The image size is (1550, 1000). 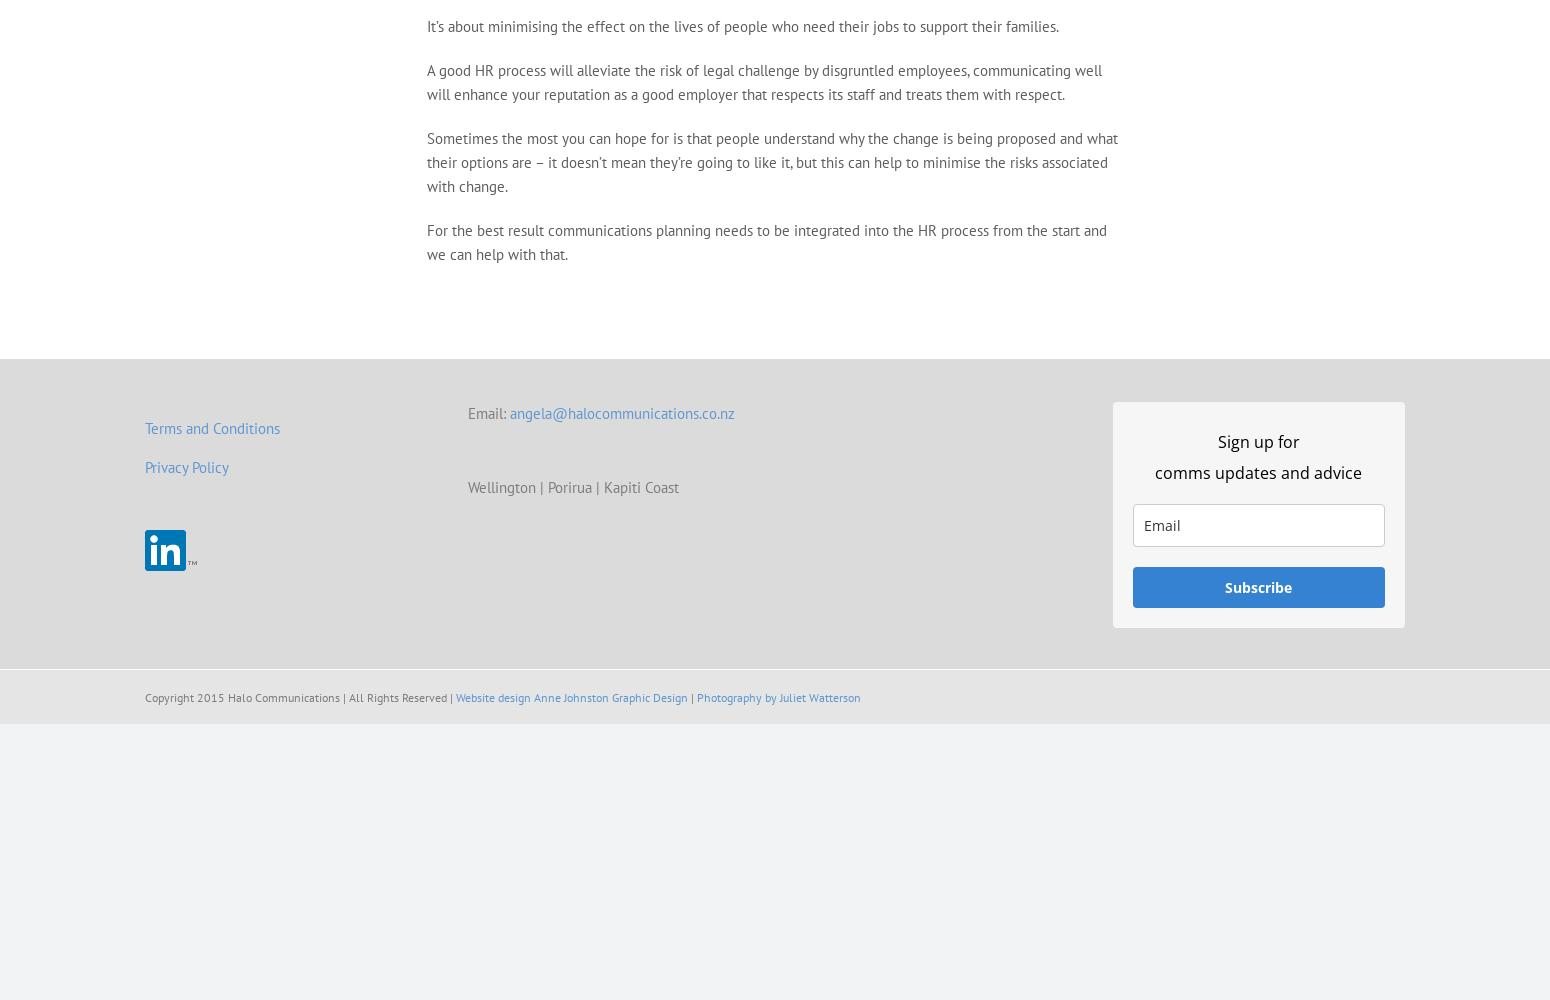 What do you see at coordinates (1257, 586) in the screenshot?
I see `'Subscribe'` at bounding box center [1257, 586].